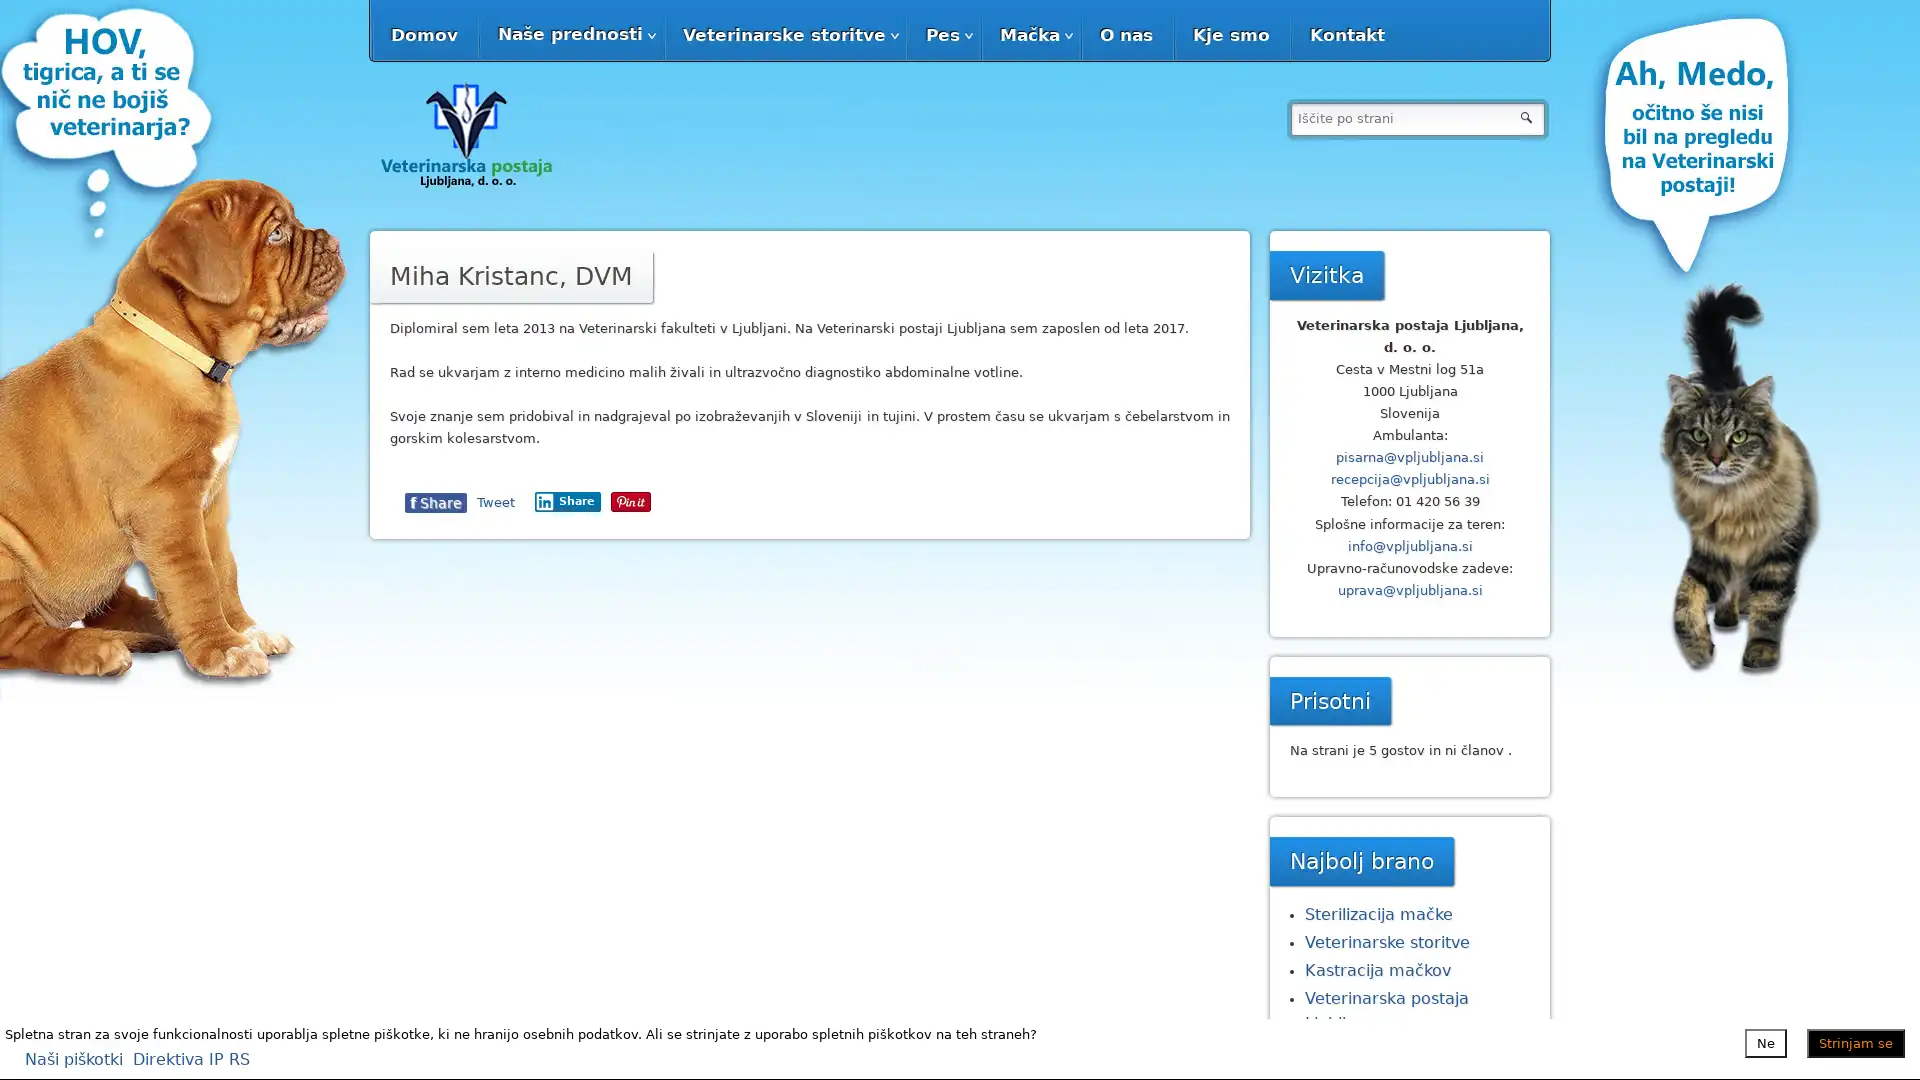  What do you see at coordinates (694, 500) in the screenshot?
I see `Share` at bounding box center [694, 500].